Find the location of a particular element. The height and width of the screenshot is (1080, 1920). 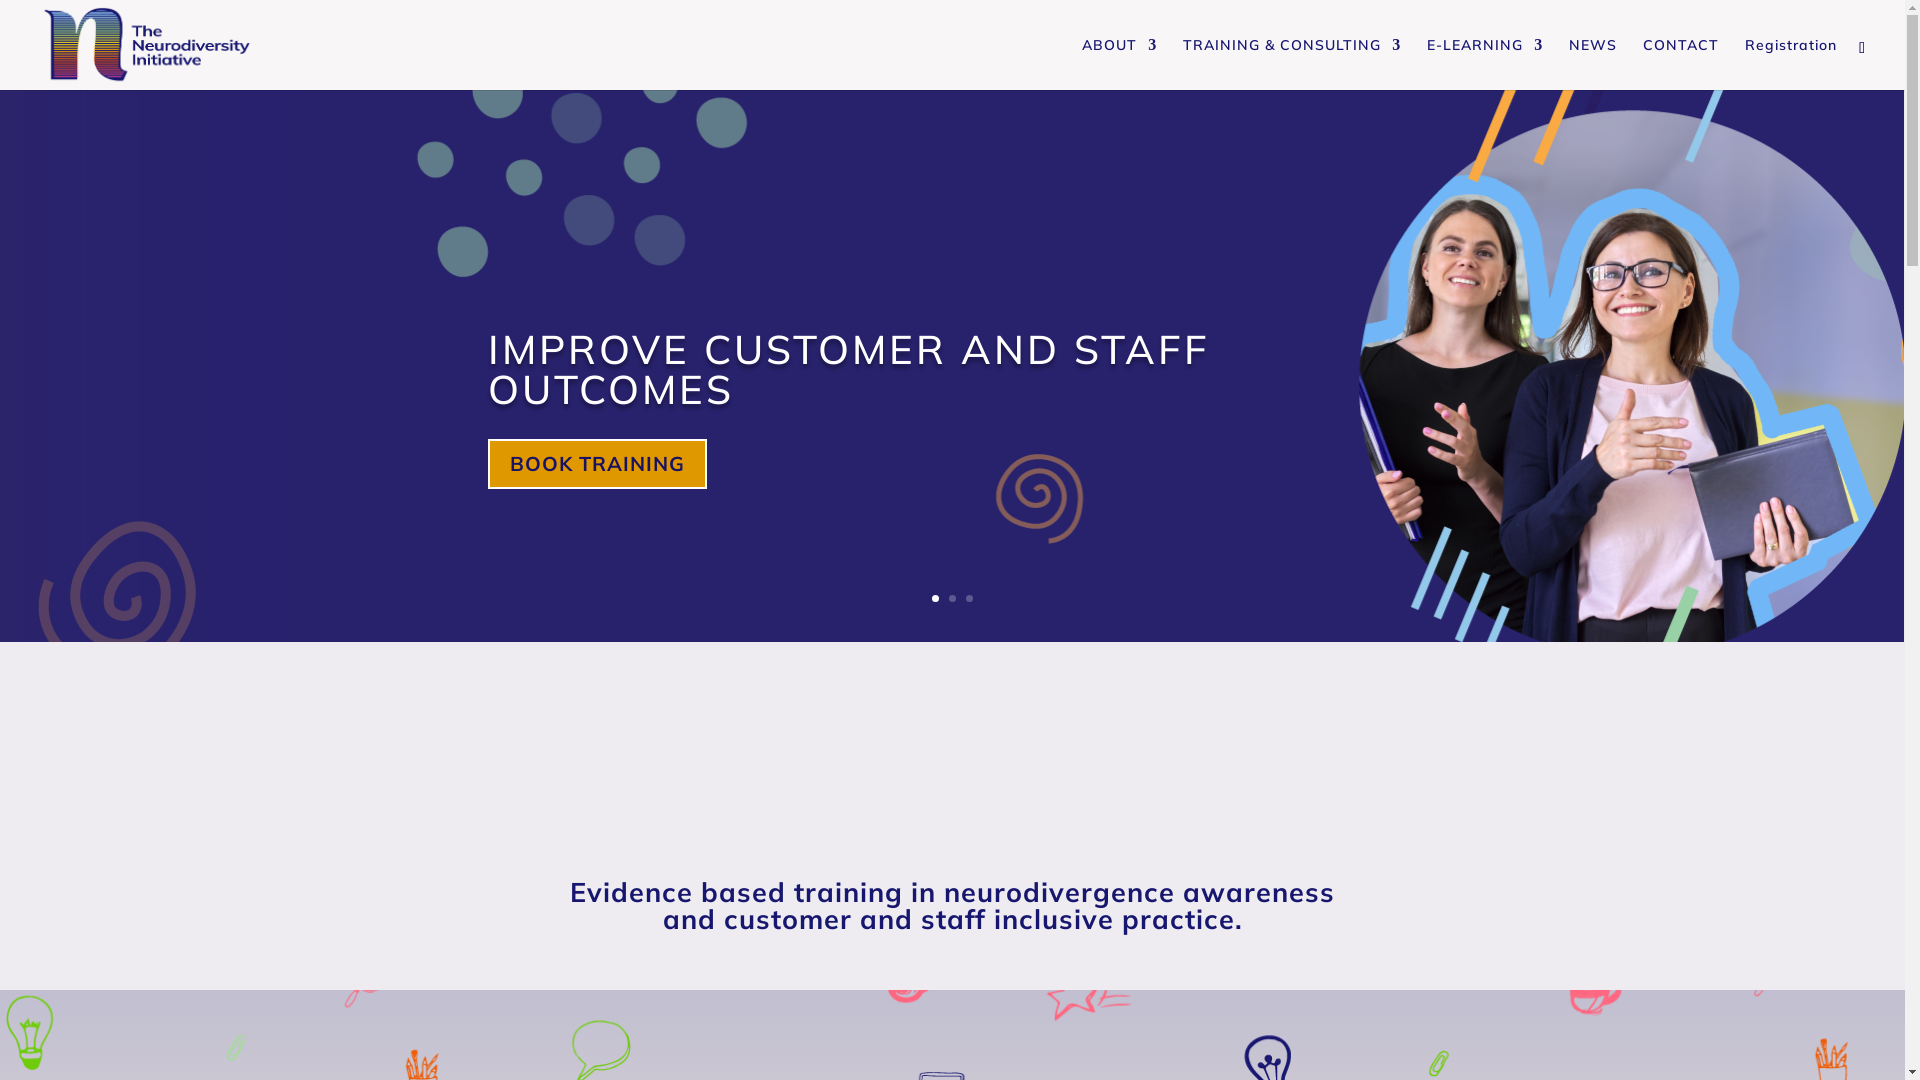

'3' is located at coordinates (969, 597).